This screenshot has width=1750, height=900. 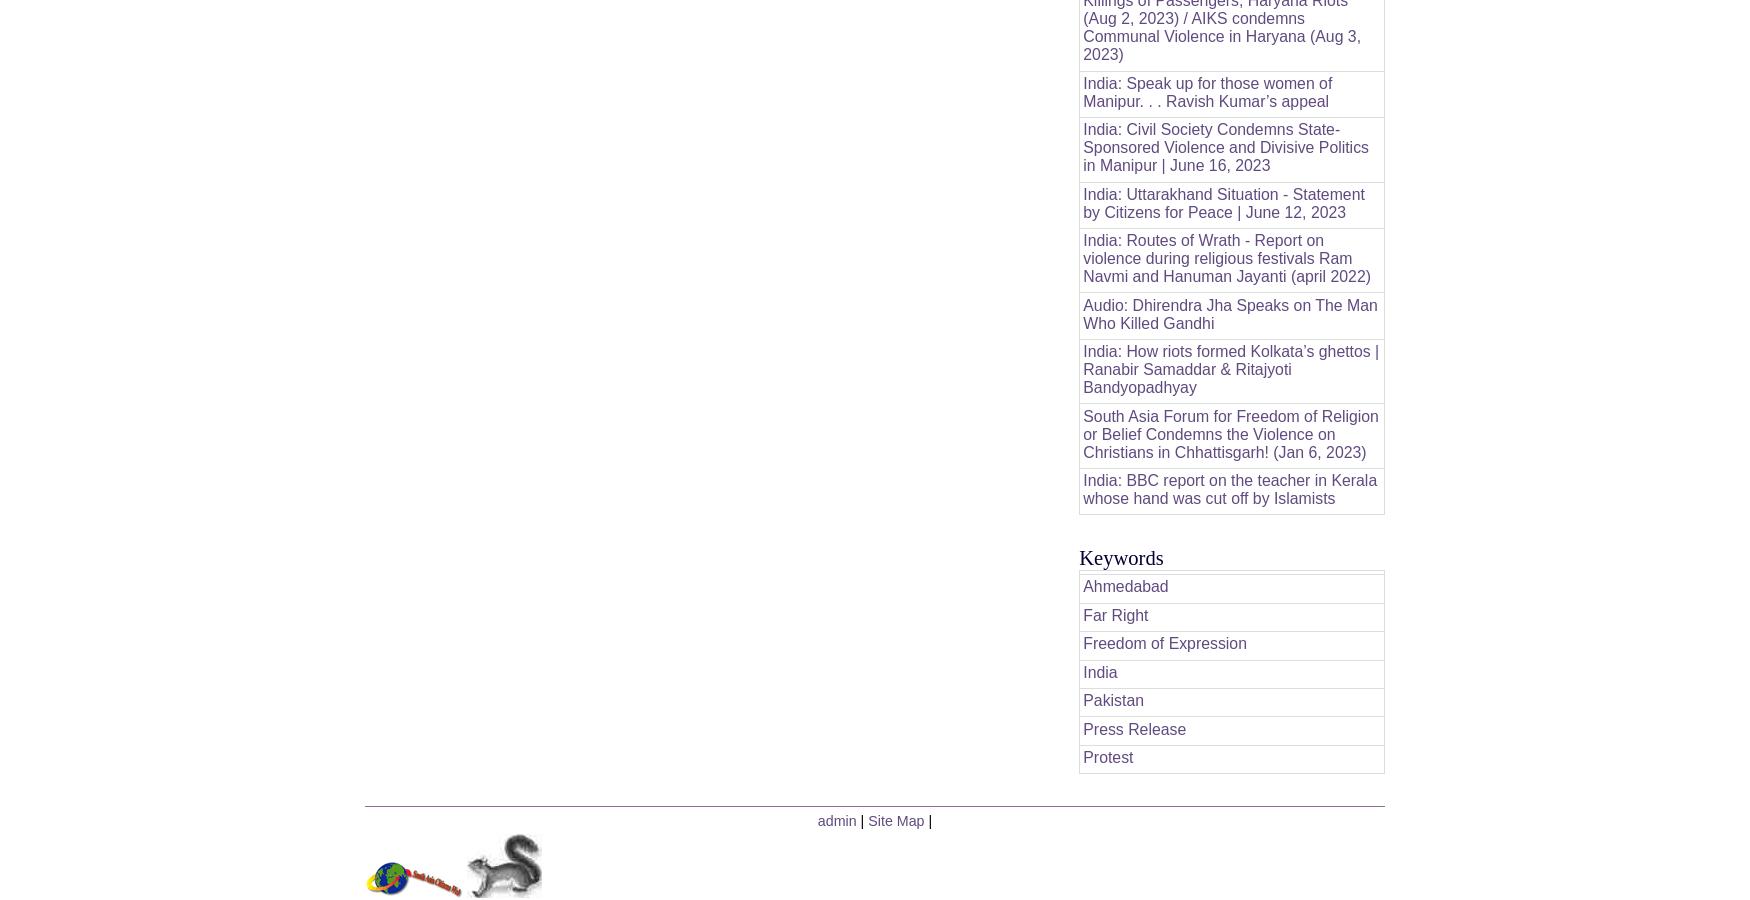 I want to click on 'India: Civil Society Condemns State-Sponsored Violence and Divisive Politics in Manipur | June 16, 2023', so click(x=1225, y=147).